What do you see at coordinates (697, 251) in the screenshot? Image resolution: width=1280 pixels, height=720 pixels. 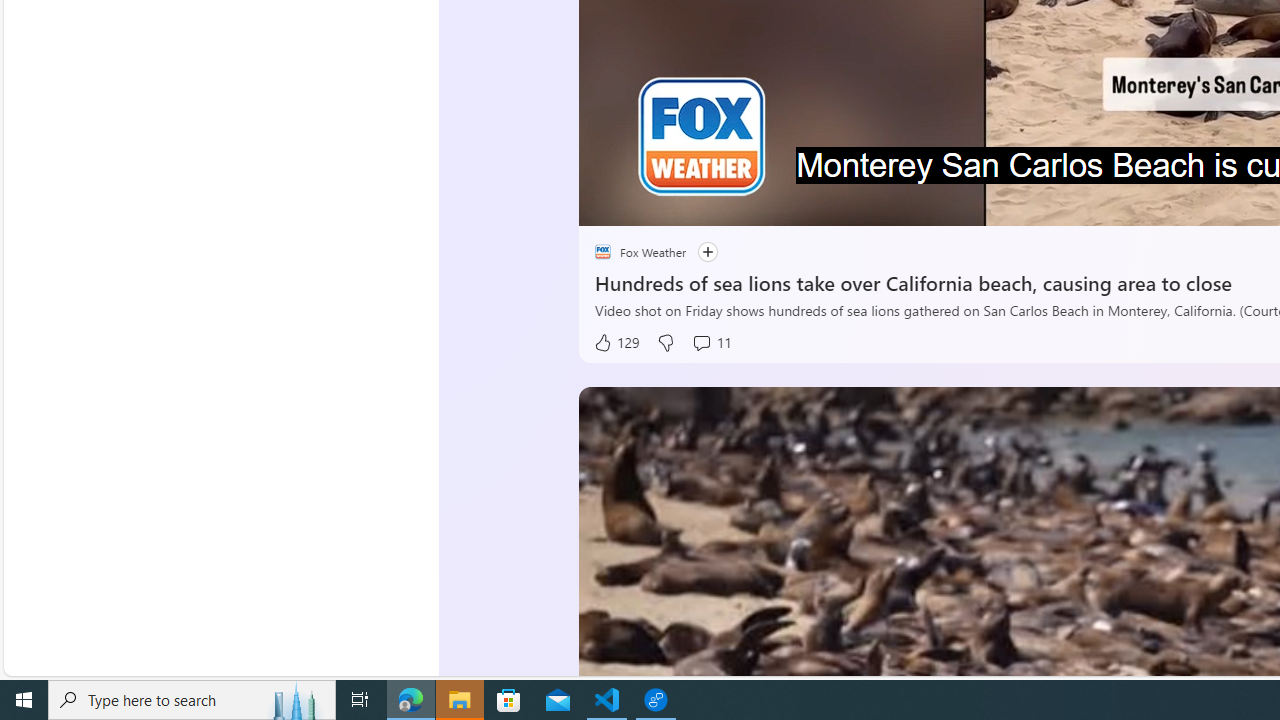 I see `'Follow'` at bounding box center [697, 251].